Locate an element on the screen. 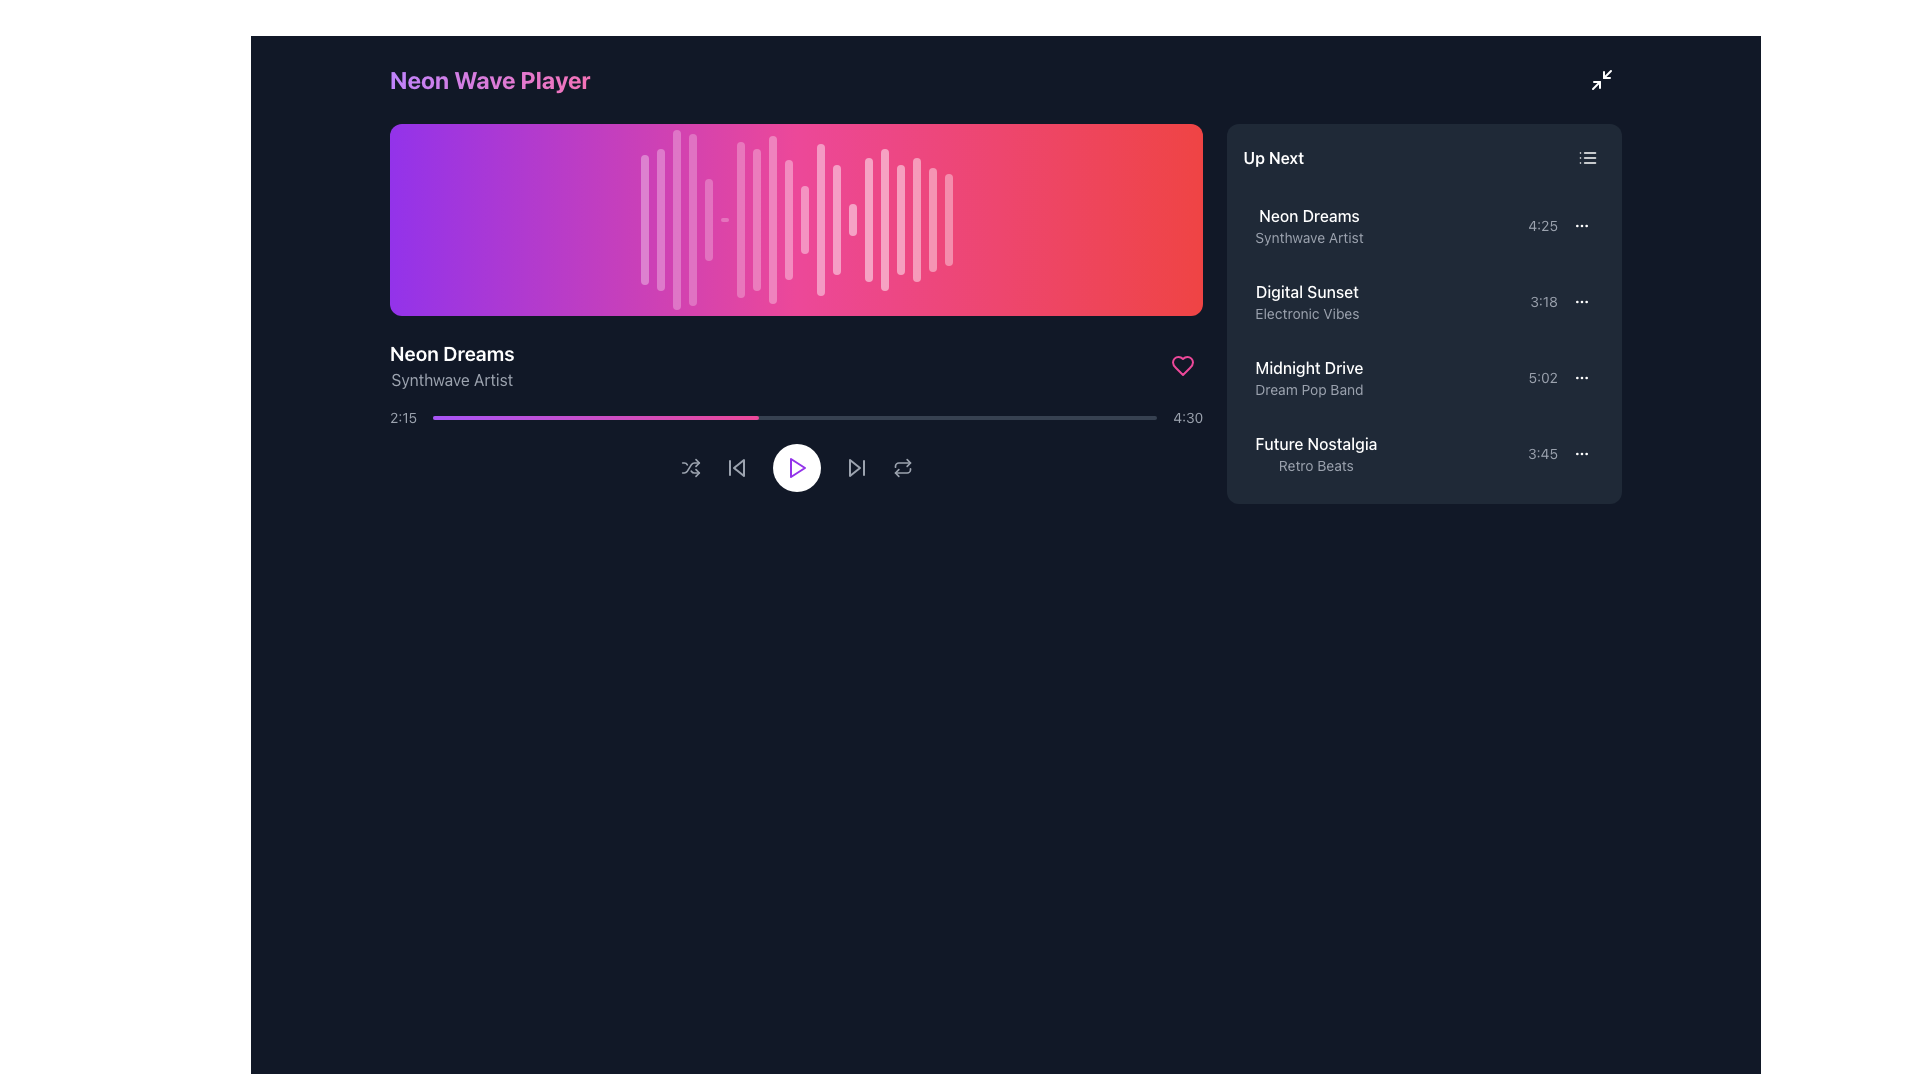  the media progress is located at coordinates (757, 416).